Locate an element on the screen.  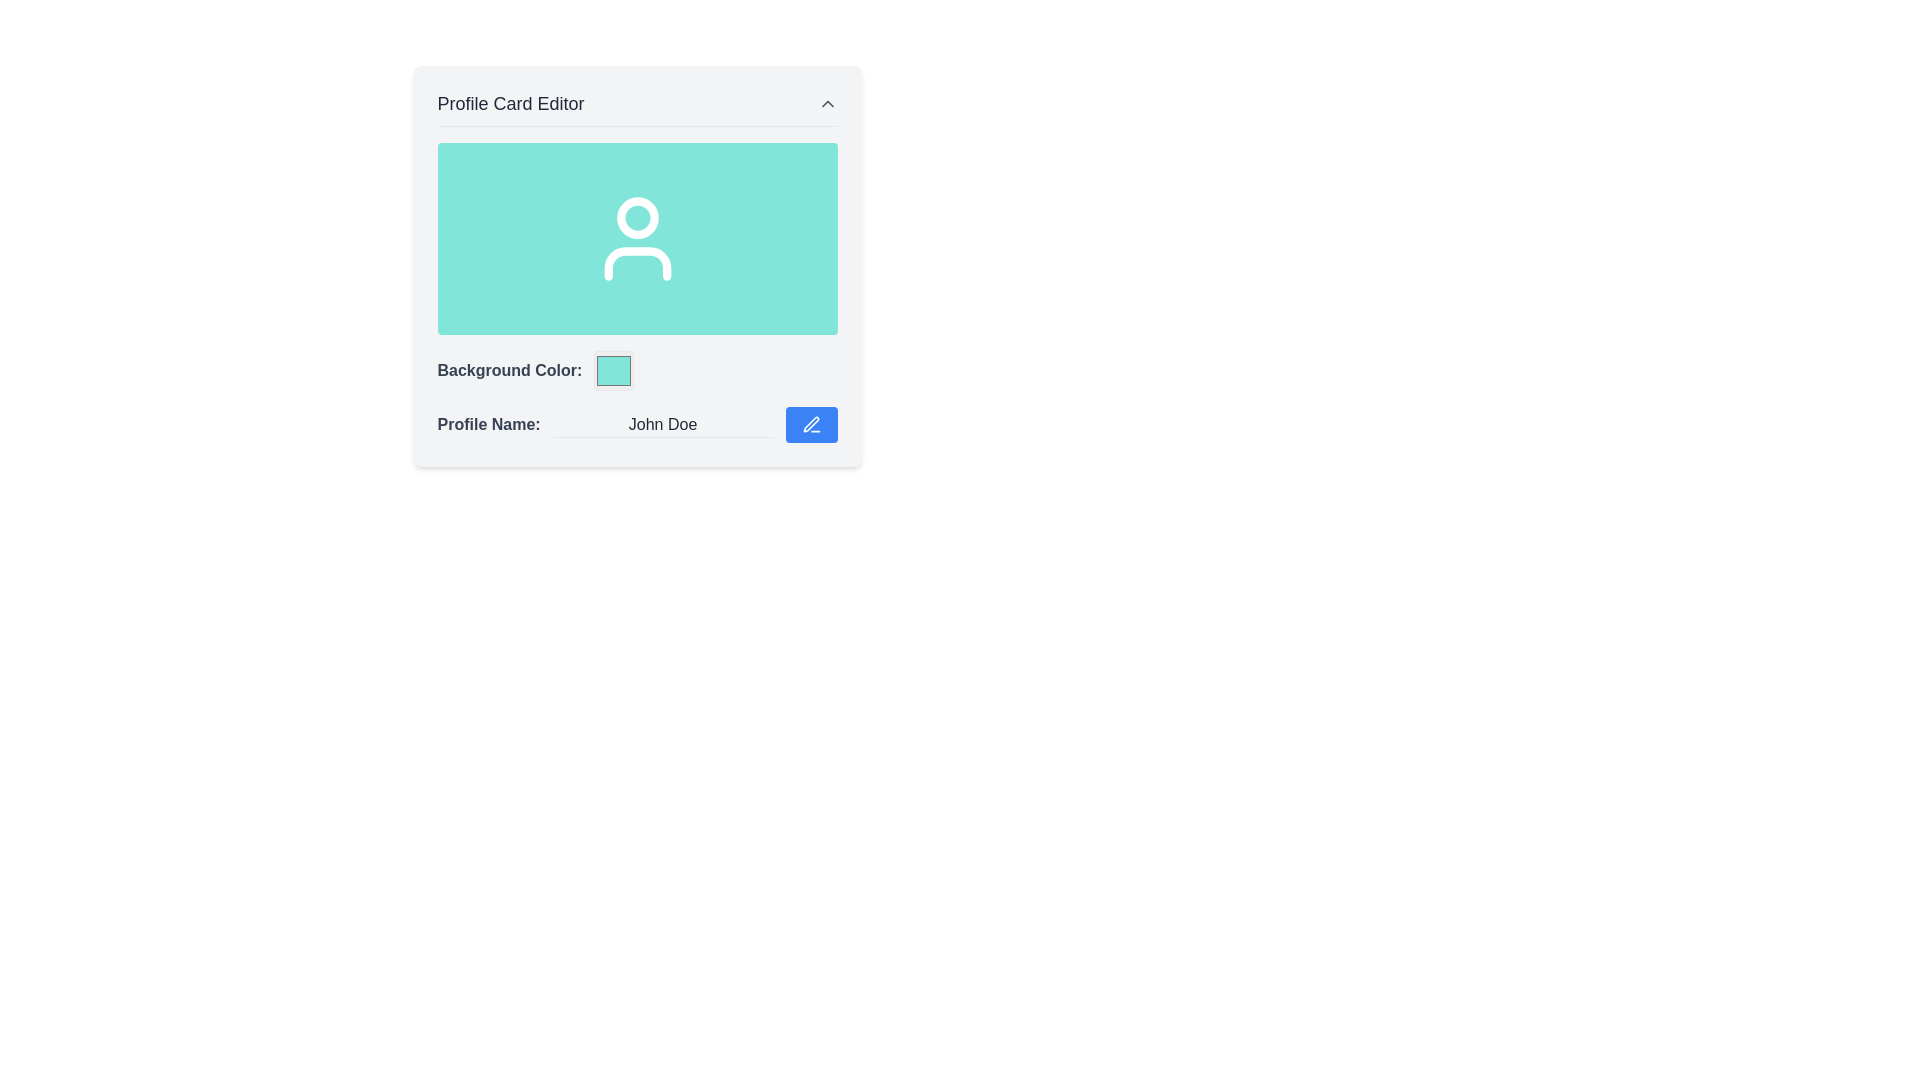
the semicircular user profile icon with a white stroke on a mint-green background, located centrally below the circular top half of the profile graphic is located at coordinates (636, 262).